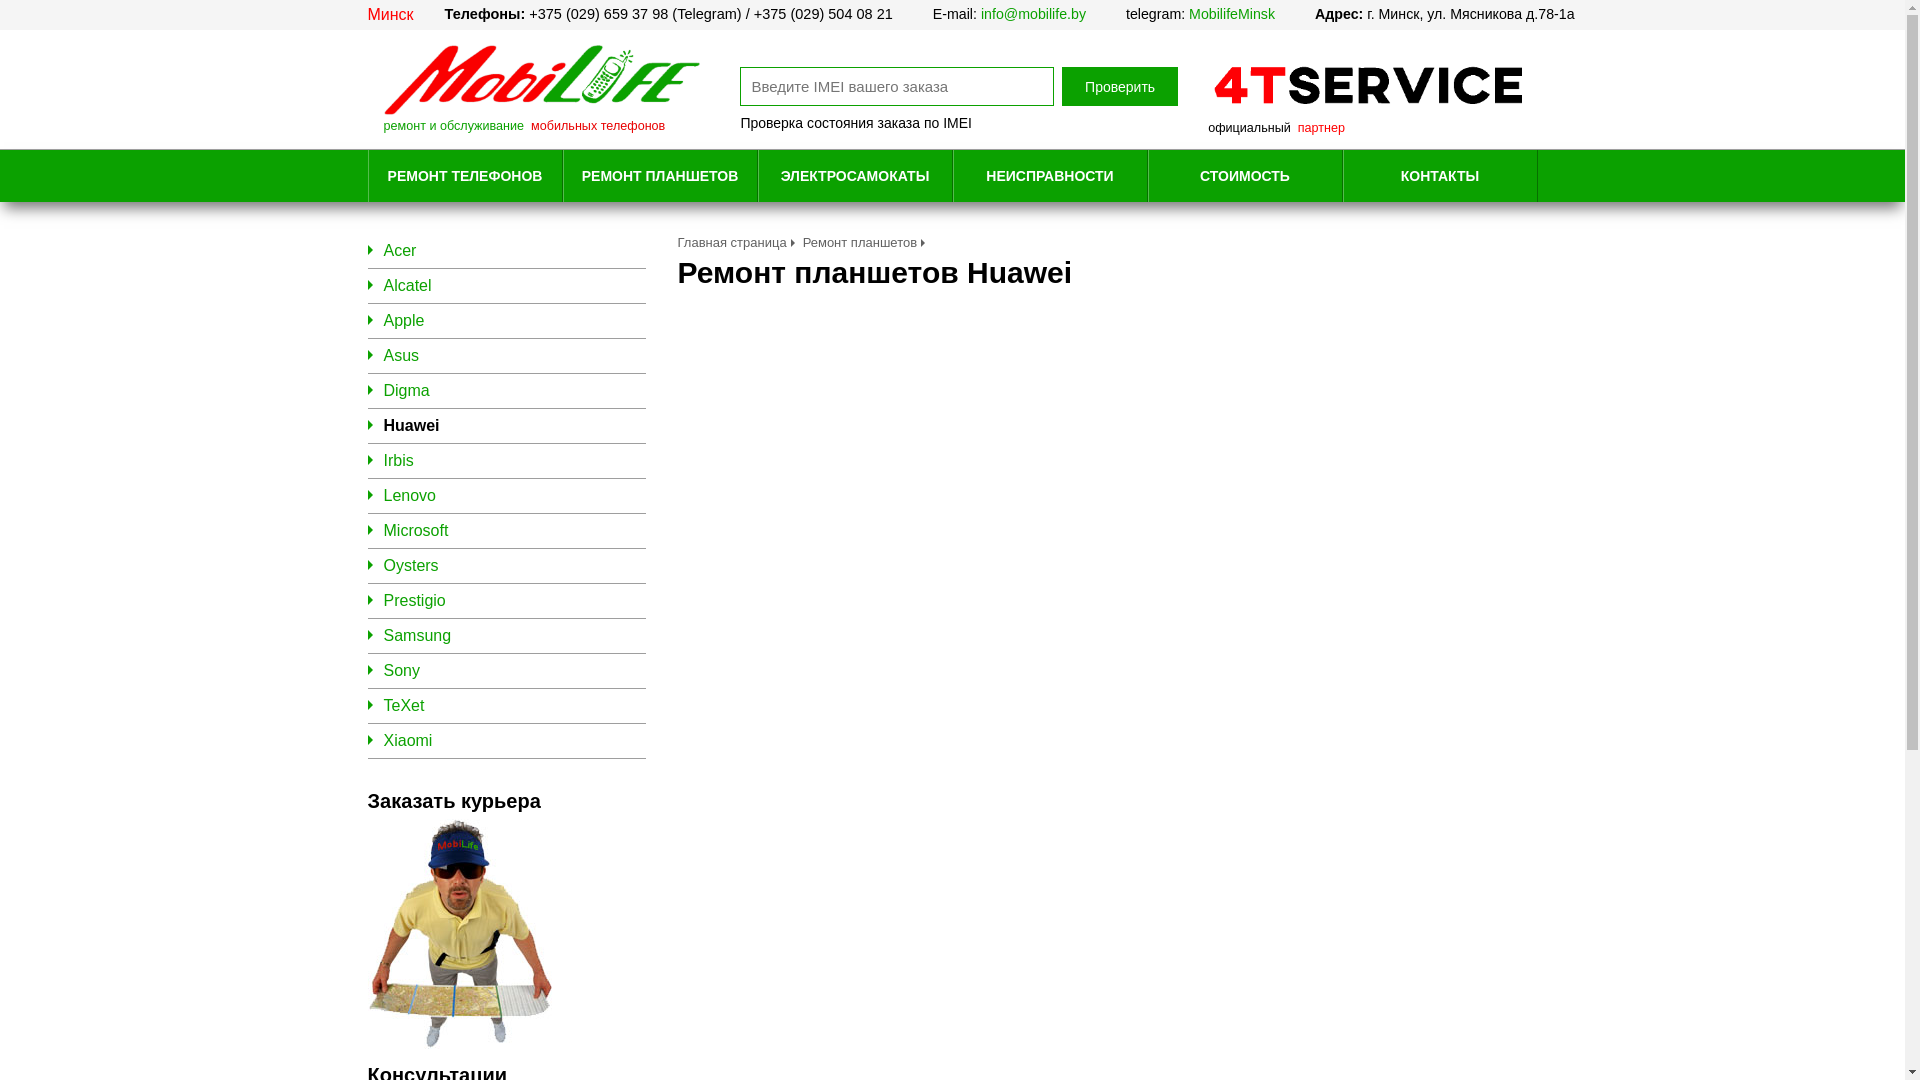 The height and width of the screenshot is (1080, 1920). Describe the element at coordinates (398, 460) in the screenshot. I see `'Irbis'` at that location.